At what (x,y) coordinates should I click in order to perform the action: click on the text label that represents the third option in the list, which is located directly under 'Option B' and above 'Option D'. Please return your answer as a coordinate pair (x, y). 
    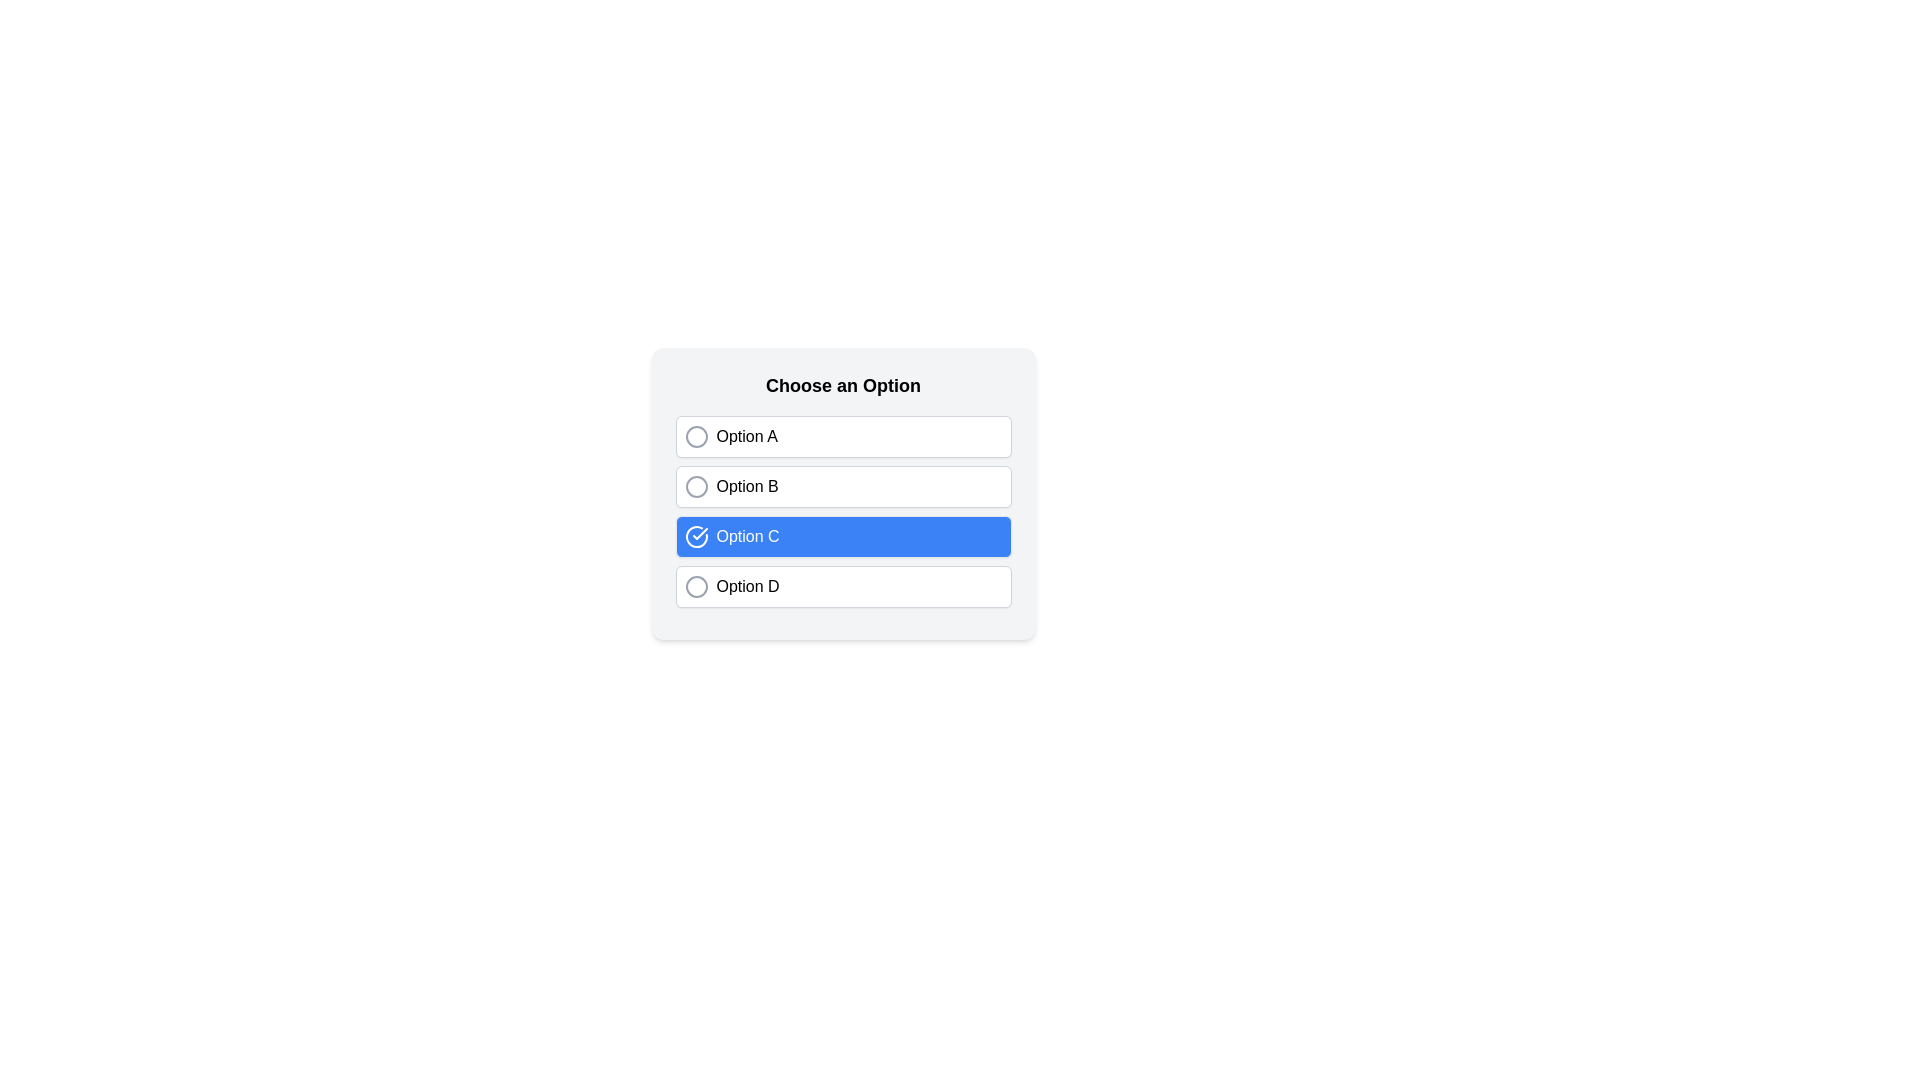
    Looking at the image, I should click on (747, 535).